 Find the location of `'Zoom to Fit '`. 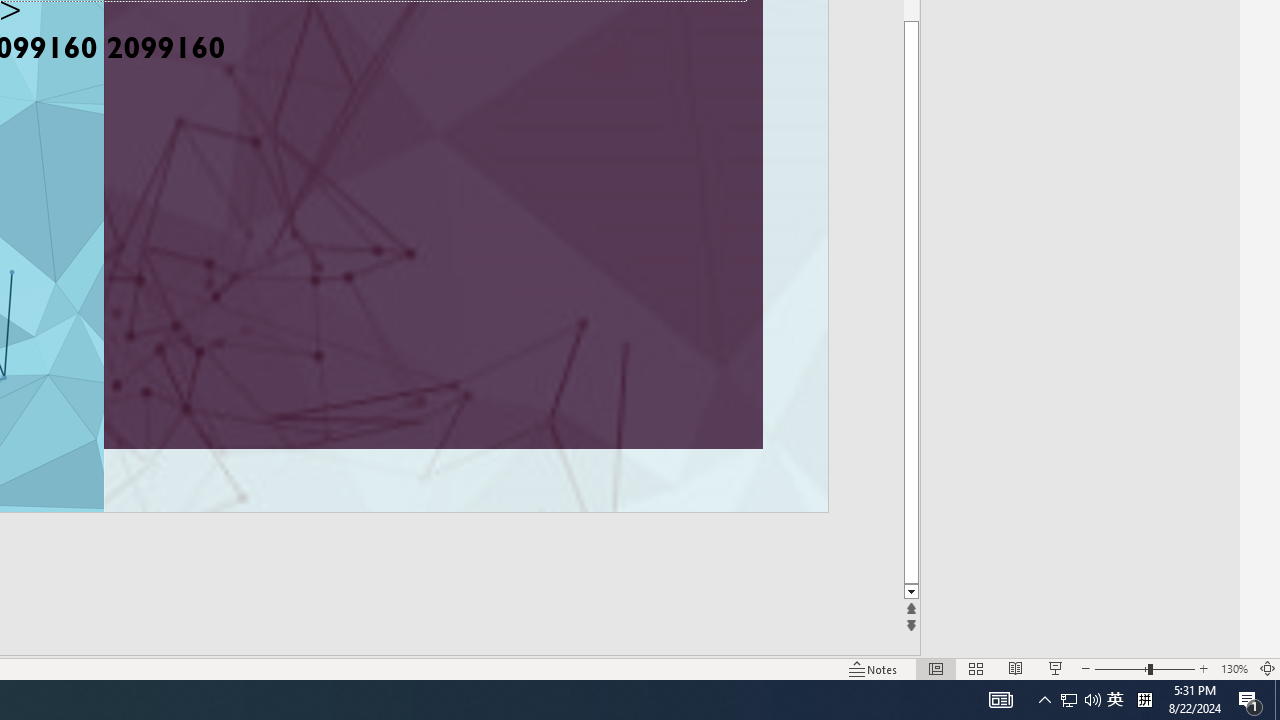

'Zoom to Fit ' is located at coordinates (1266, 669).